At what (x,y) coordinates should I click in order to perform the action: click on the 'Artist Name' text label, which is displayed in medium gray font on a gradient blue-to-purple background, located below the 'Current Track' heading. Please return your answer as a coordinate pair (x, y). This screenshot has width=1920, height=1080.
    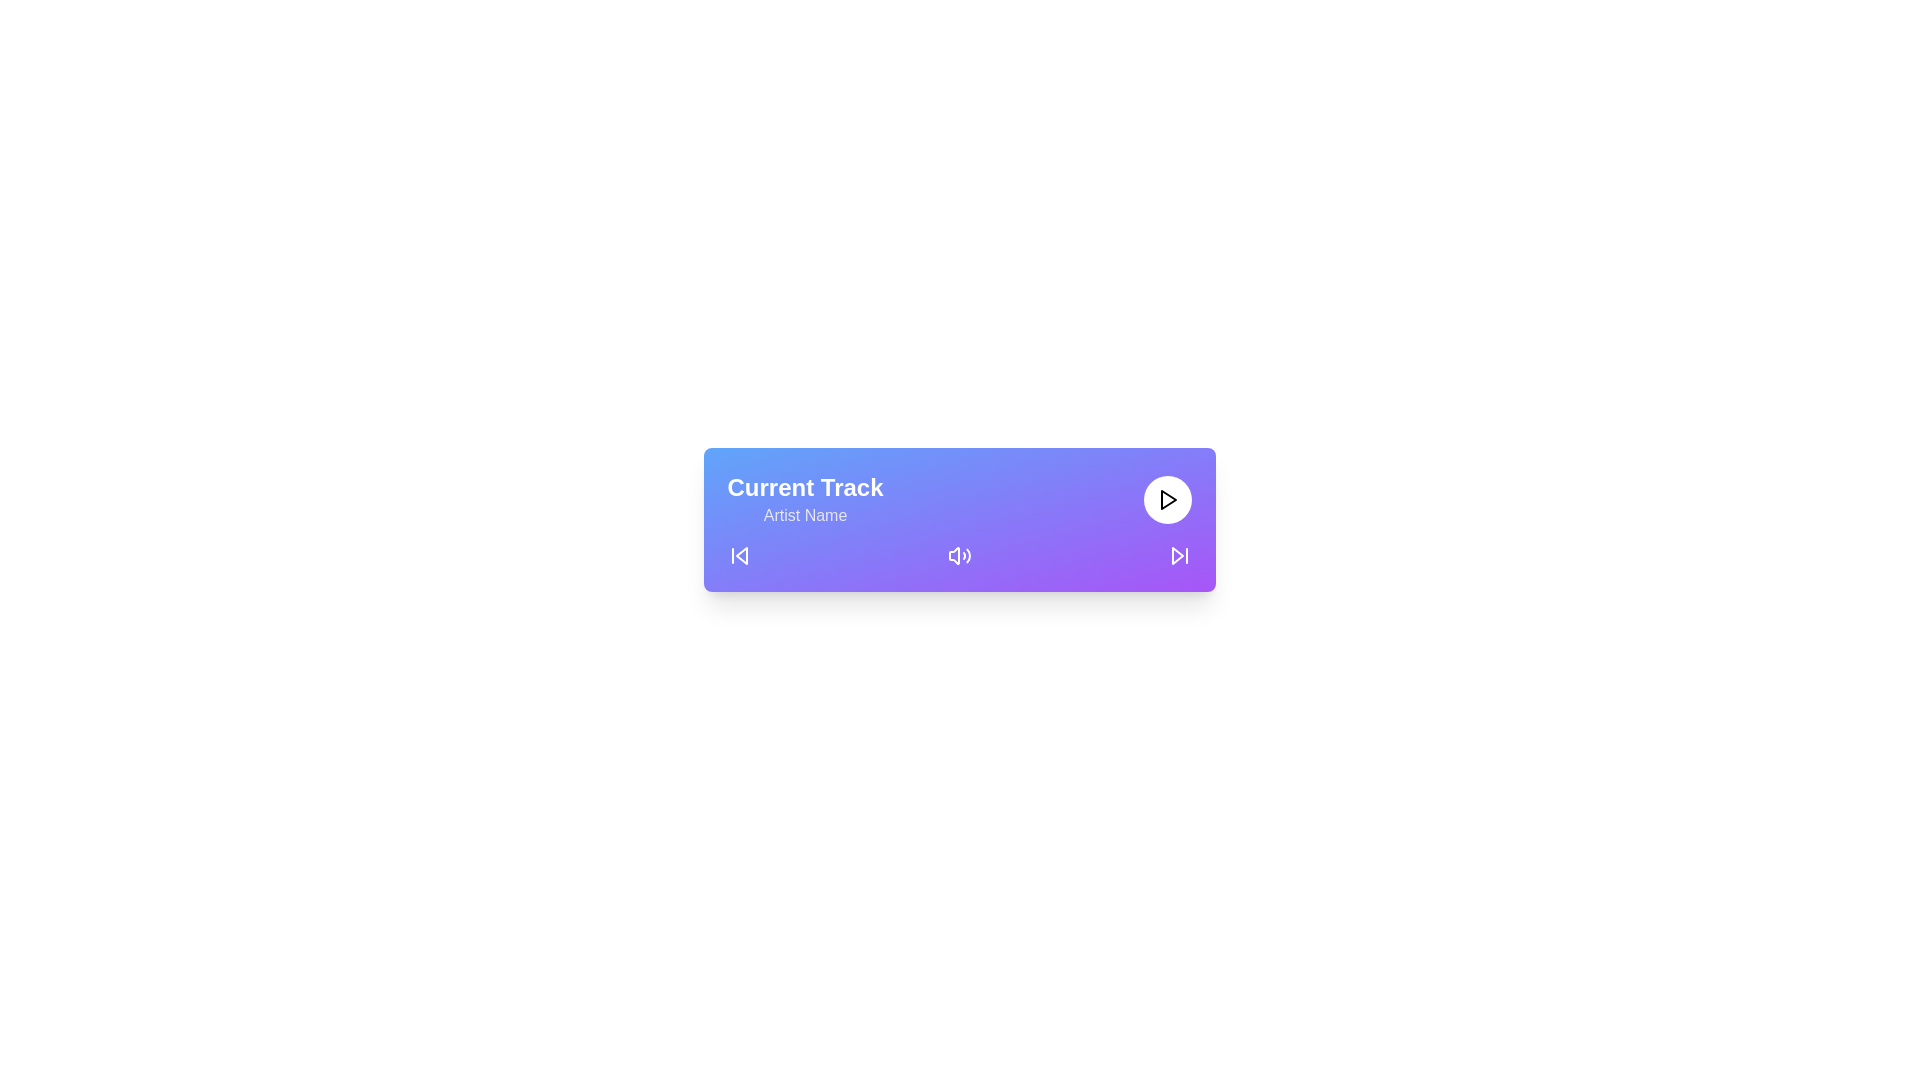
    Looking at the image, I should click on (805, 515).